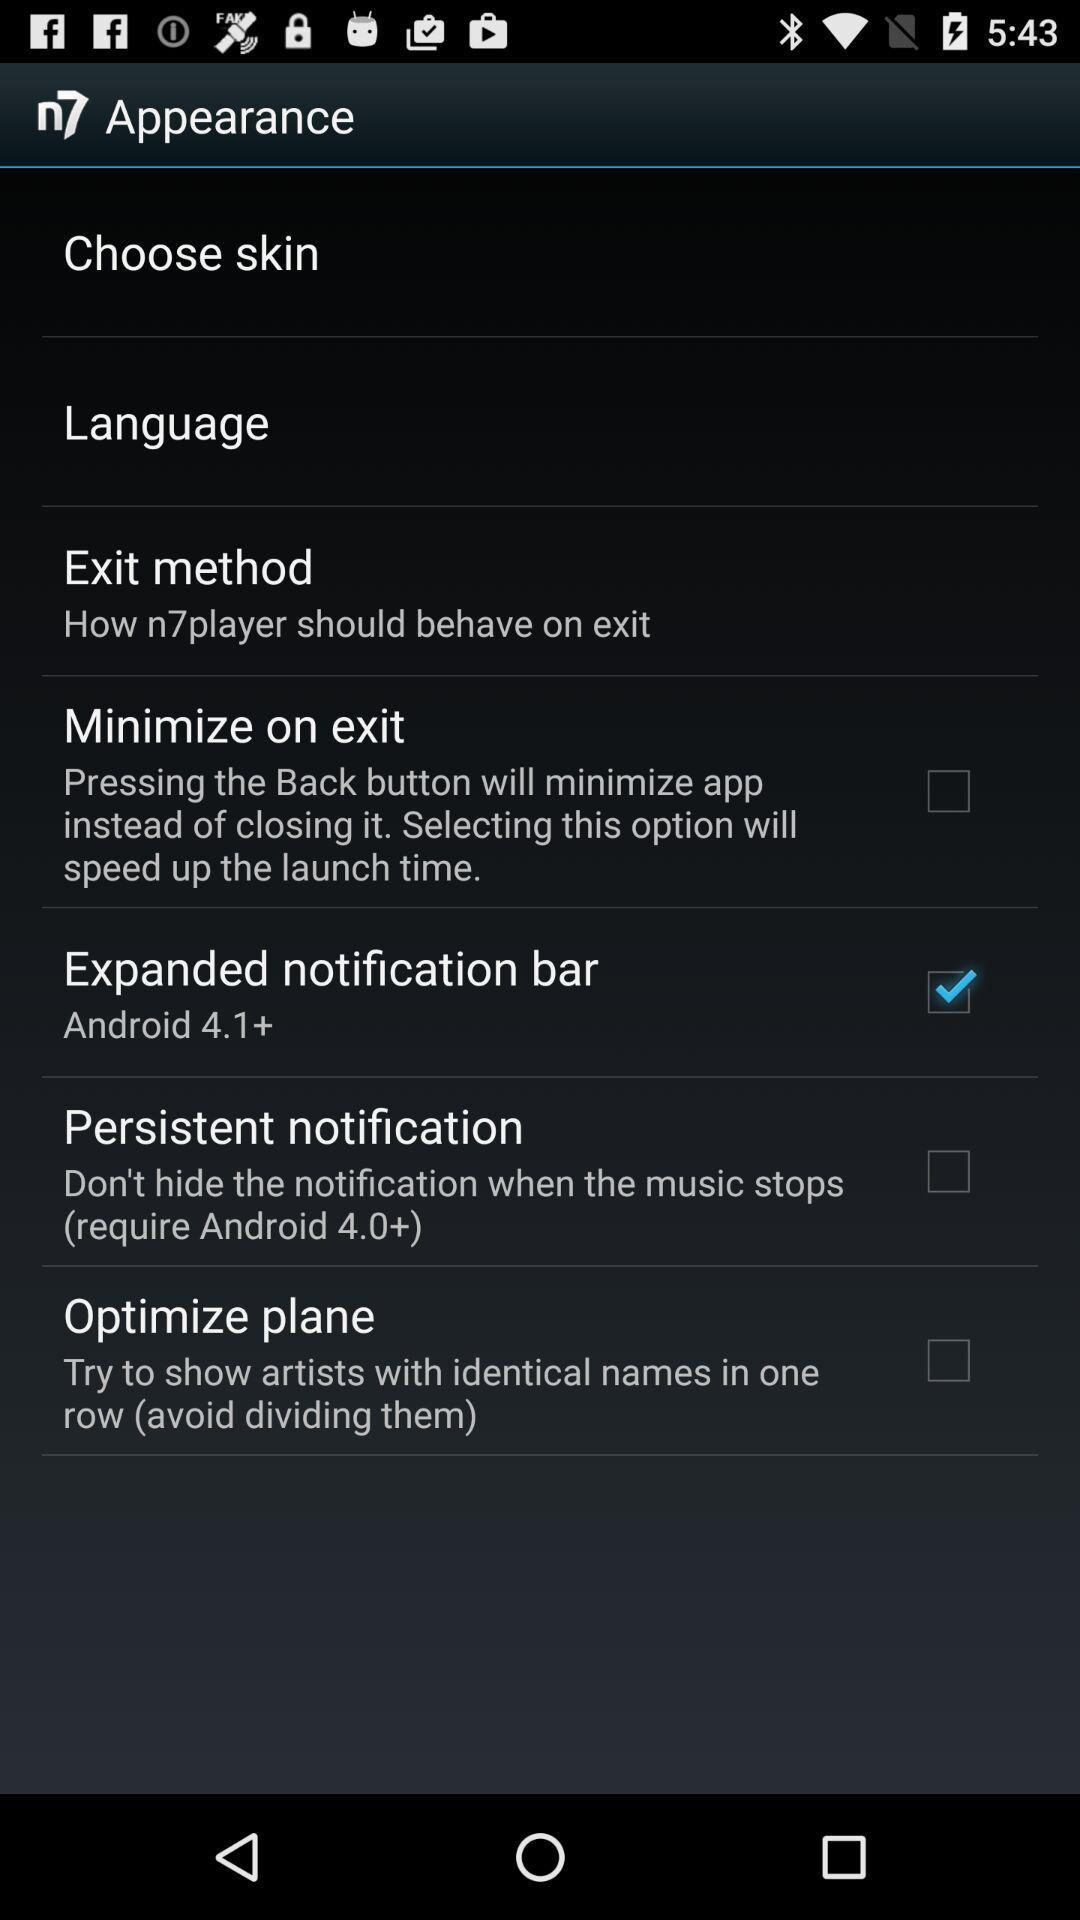 The width and height of the screenshot is (1080, 1920). What do you see at coordinates (219, 1314) in the screenshot?
I see `the optimize plane` at bounding box center [219, 1314].